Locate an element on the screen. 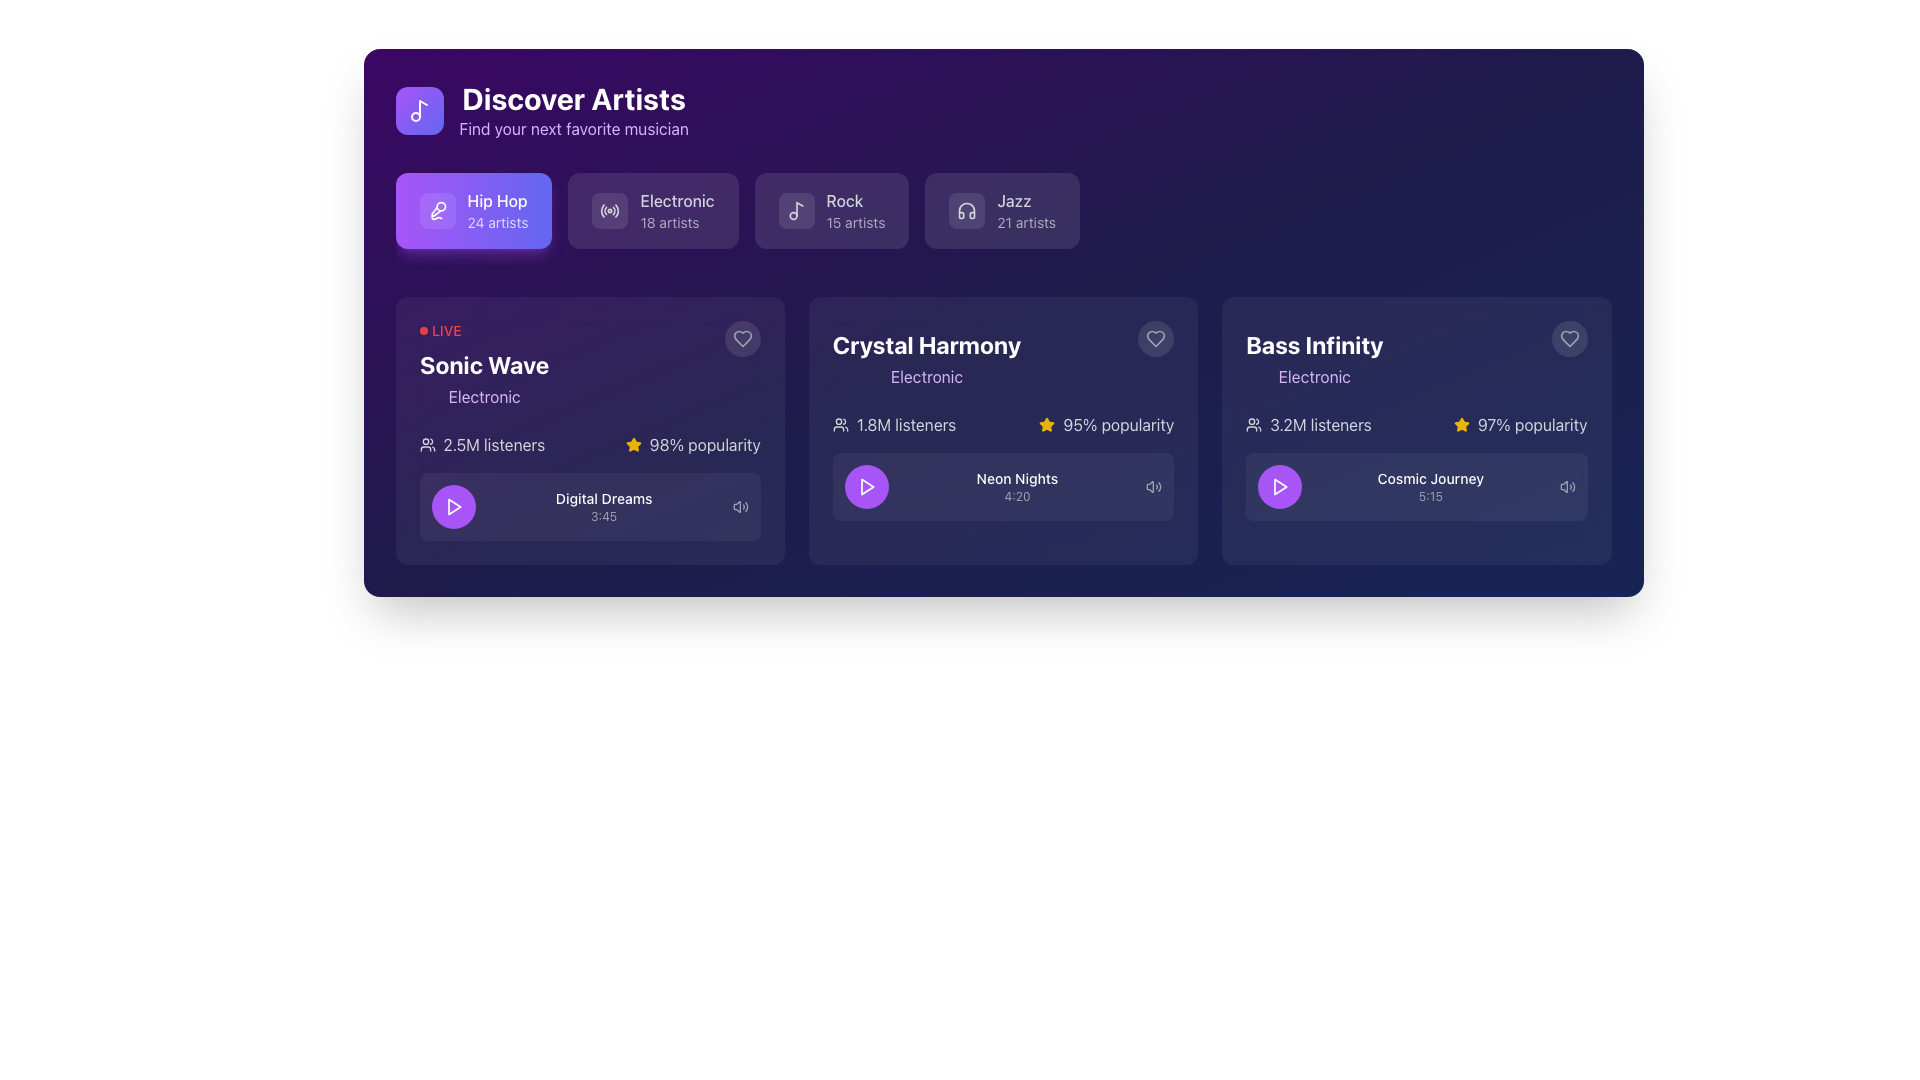 Image resolution: width=1920 pixels, height=1080 pixels. the text label displaying 'Digital Dreams' which is positioned within the 'Sonic Wave' card in the 'Discover Artists' section, located just below the main title and above the smaller text '3:45' is located at coordinates (603, 497).